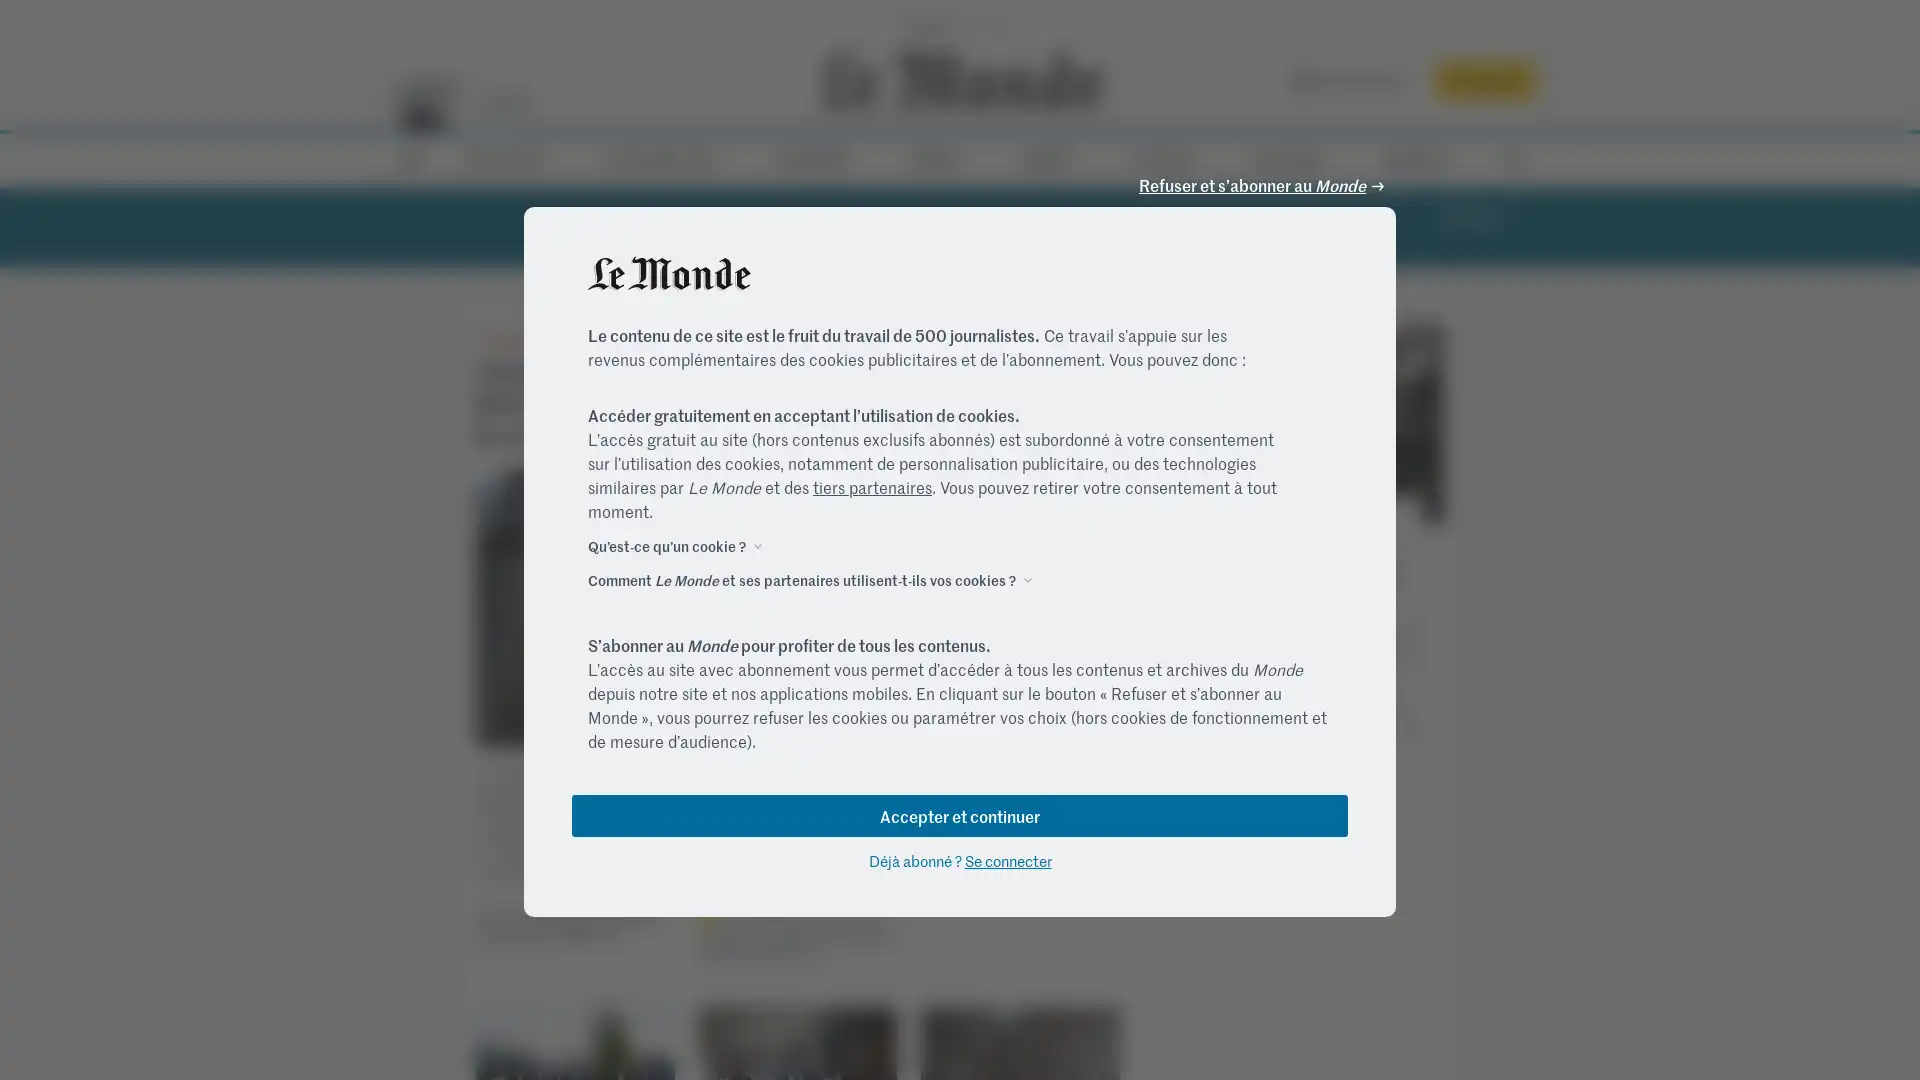 Image resolution: width=1920 pixels, height=1080 pixels. Describe the element at coordinates (960, 814) in the screenshot. I see `Accepter et continuer` at that location.